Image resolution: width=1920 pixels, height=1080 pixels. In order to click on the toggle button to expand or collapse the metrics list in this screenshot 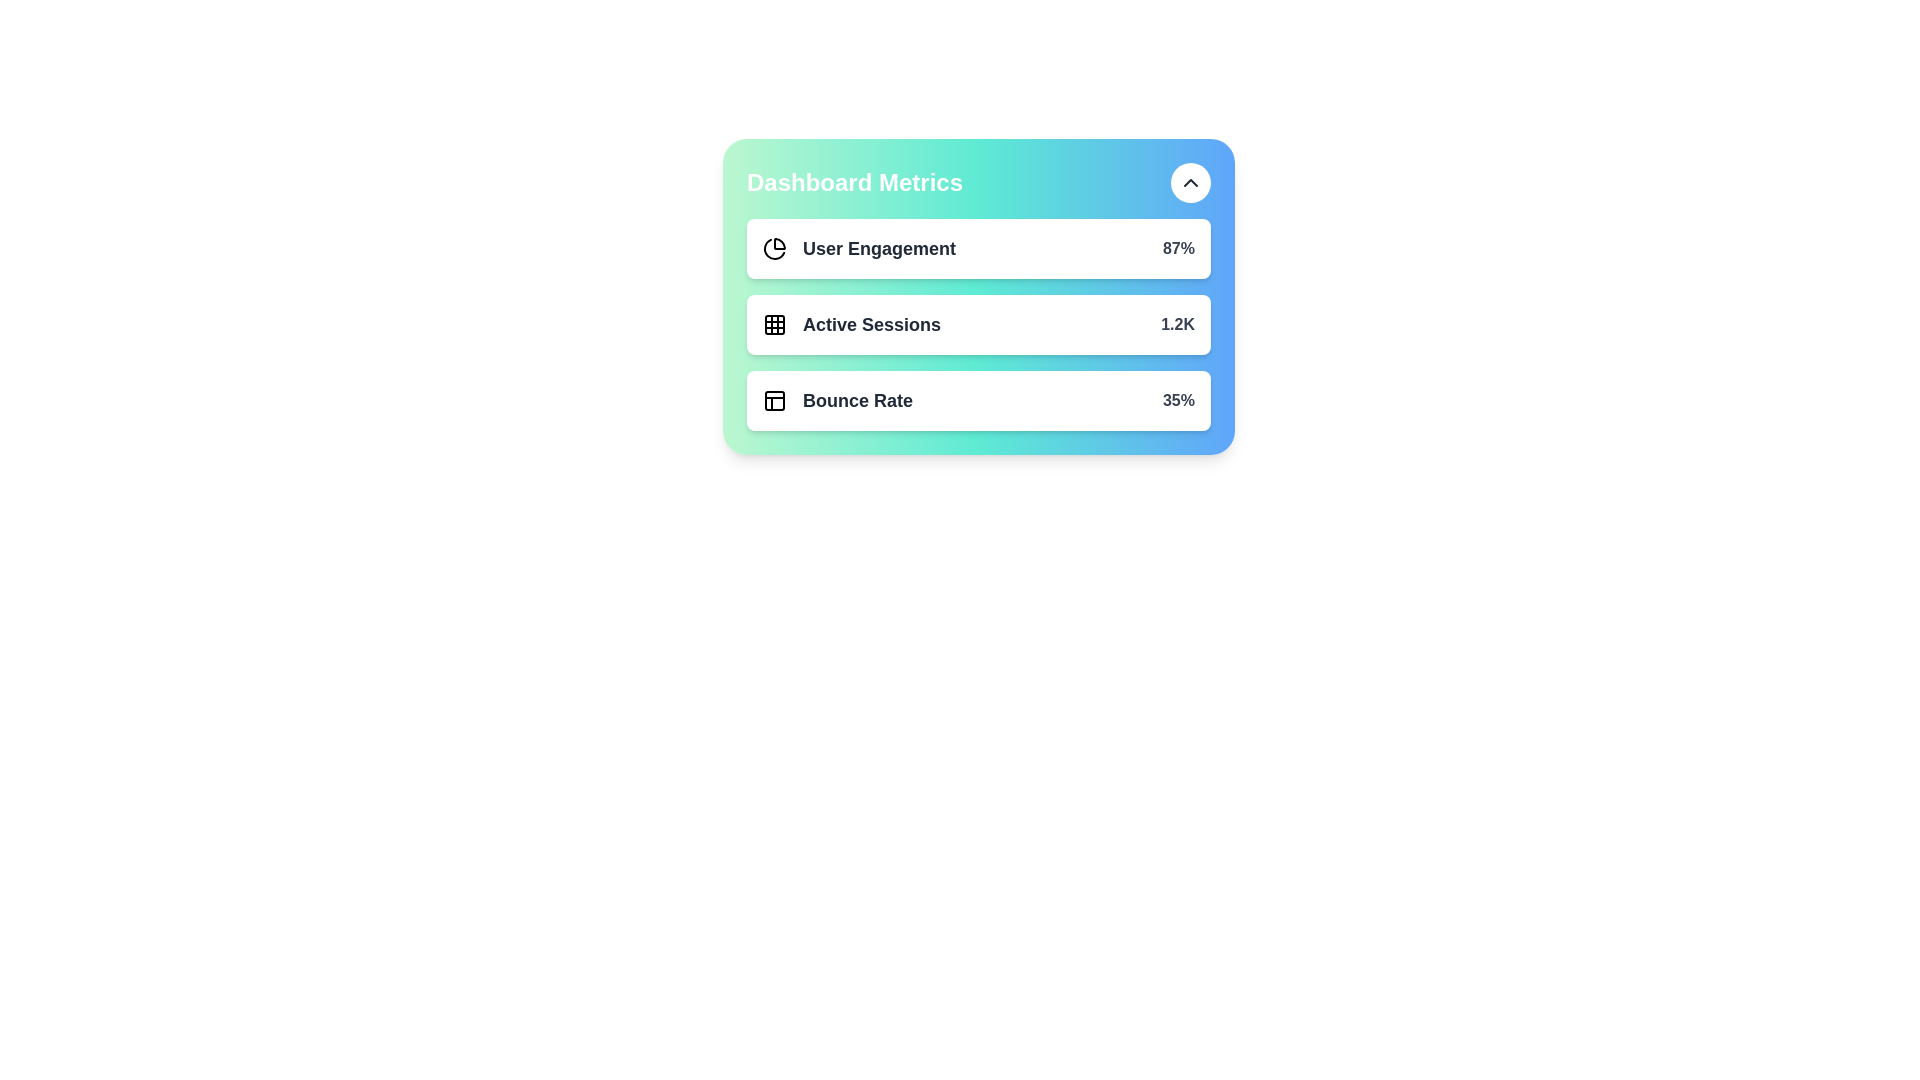, I will do `click(1190, 182)`.